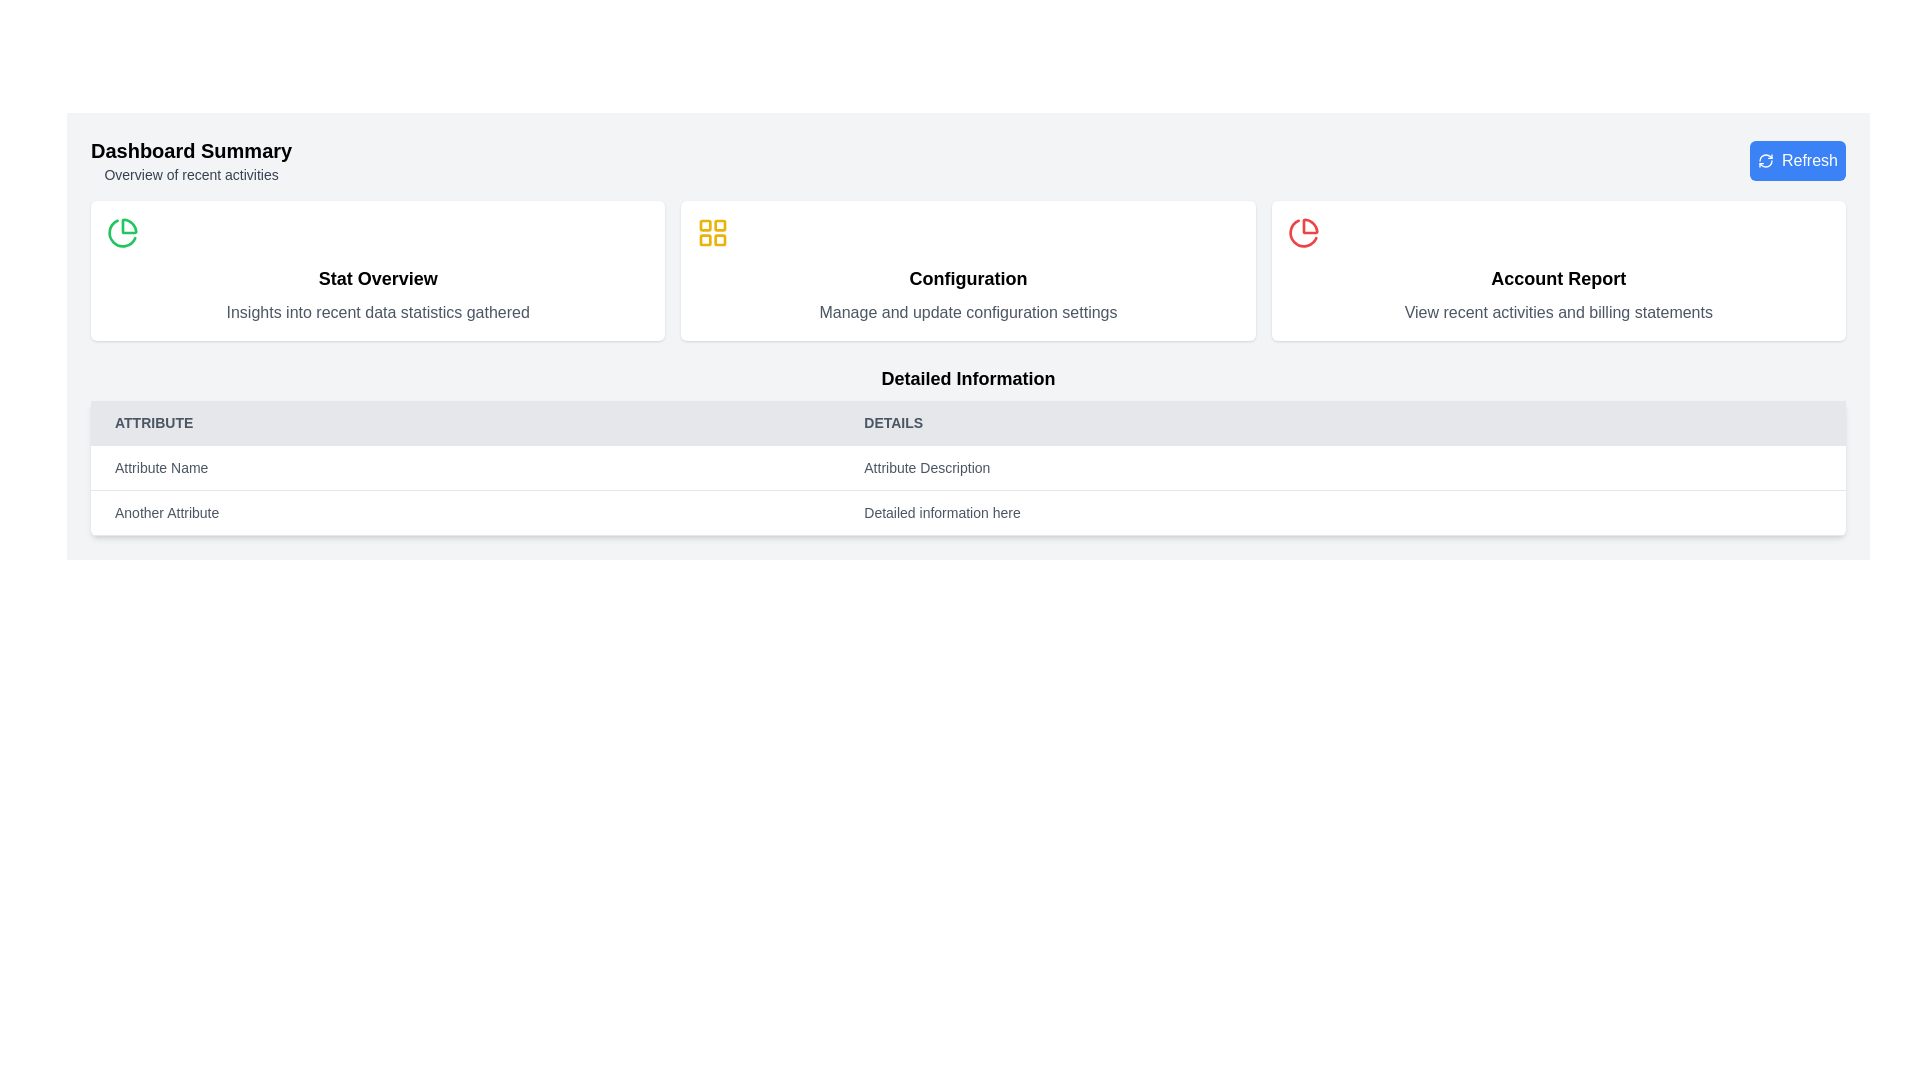 The image size is (1920, 1080). Describe the element at coordinates (1343, 512) in the screenshot. I see `the detailed textual information element located to the right of 'Another Attribute' in the middle section of the webpage's information table` at that location.